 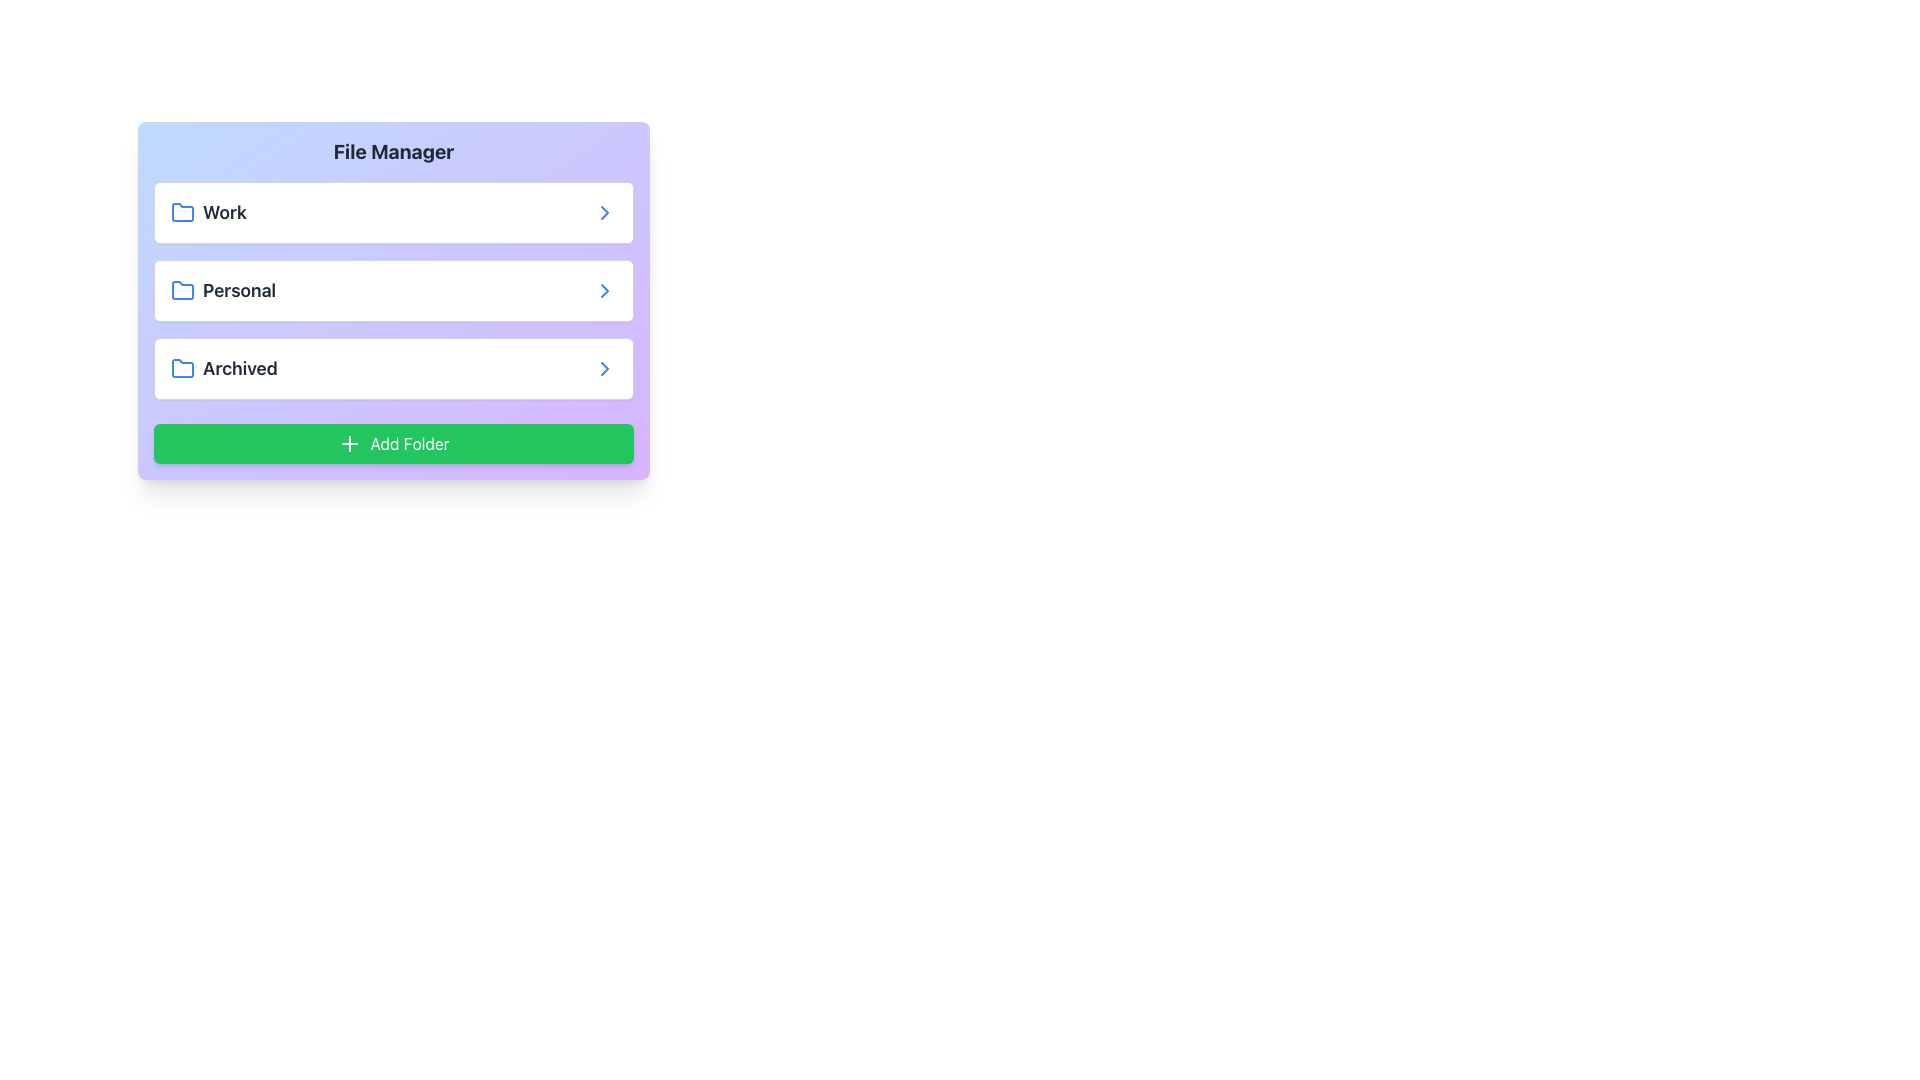 I want to click on the 'Archived' label with the folder icon, so click(x=224, y=369).